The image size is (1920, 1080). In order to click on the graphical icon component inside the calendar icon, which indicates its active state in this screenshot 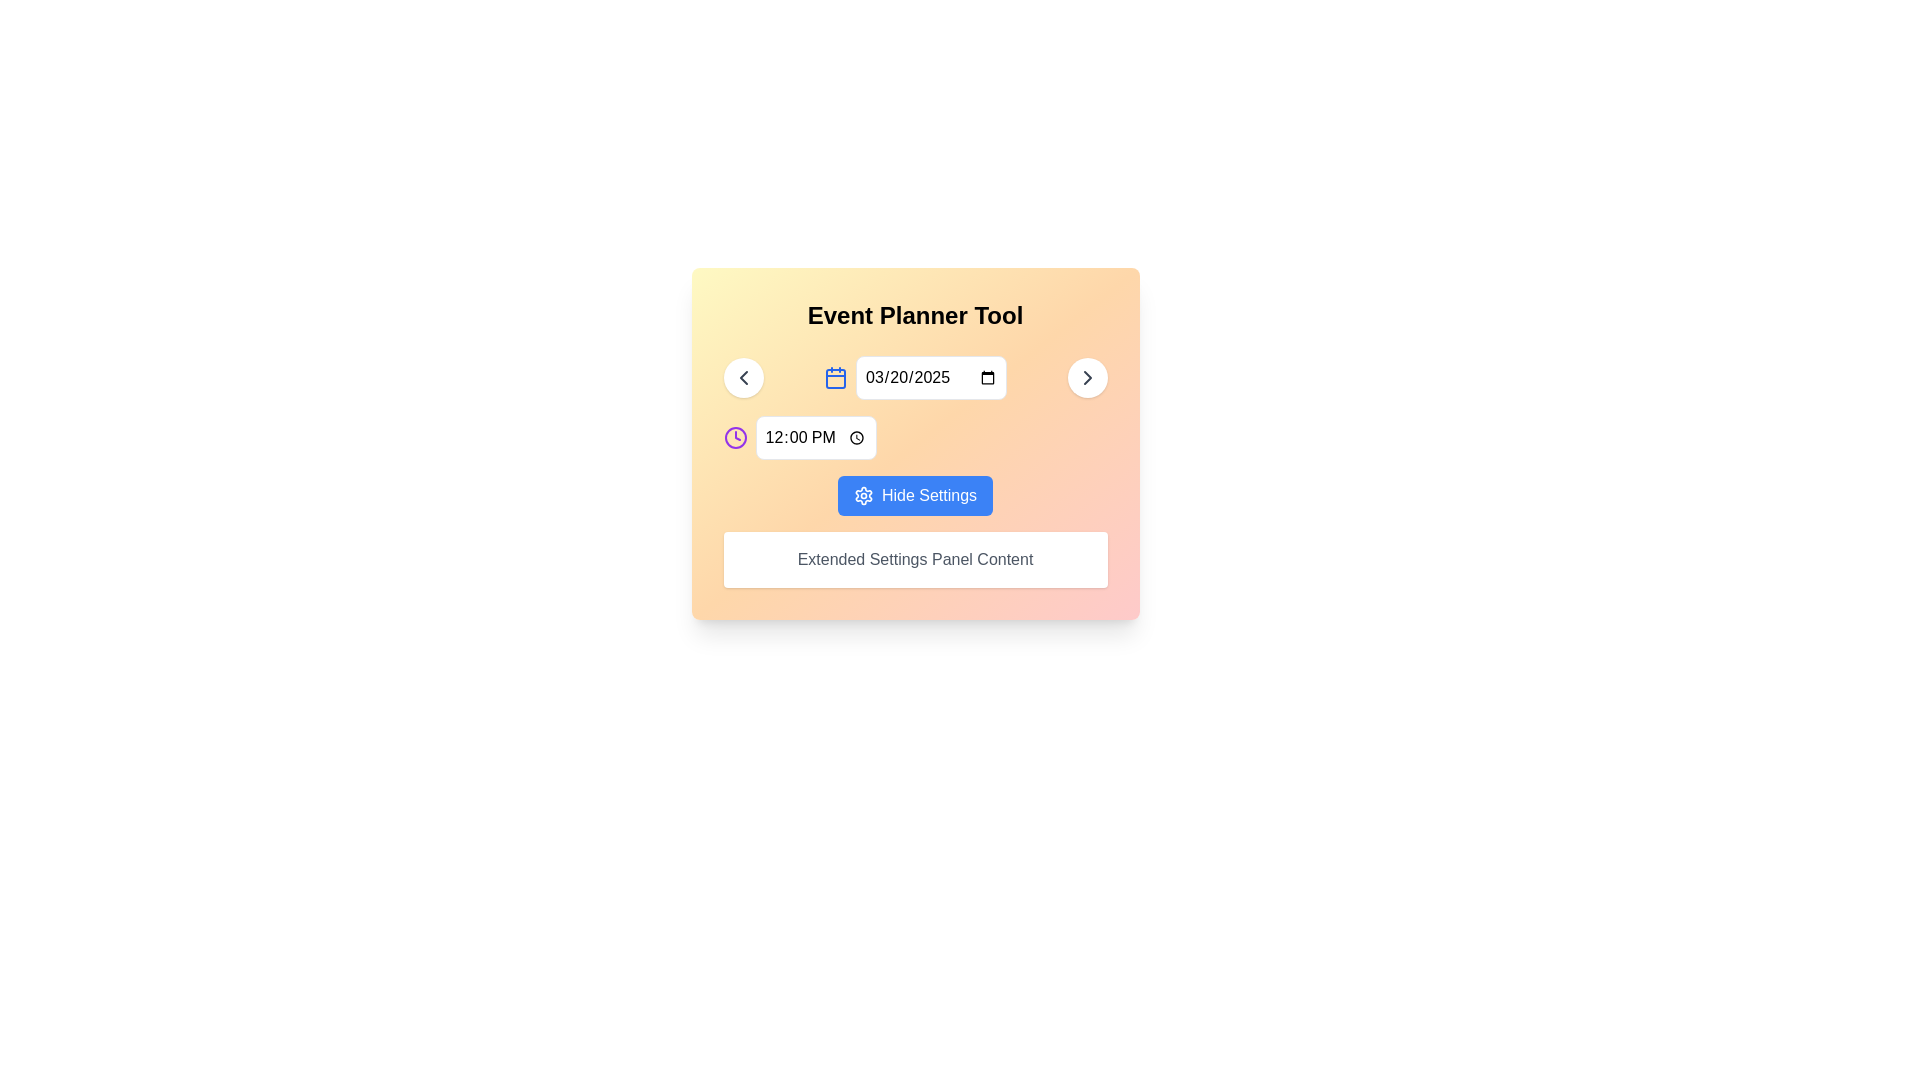, I will do `click(835, 378)`.